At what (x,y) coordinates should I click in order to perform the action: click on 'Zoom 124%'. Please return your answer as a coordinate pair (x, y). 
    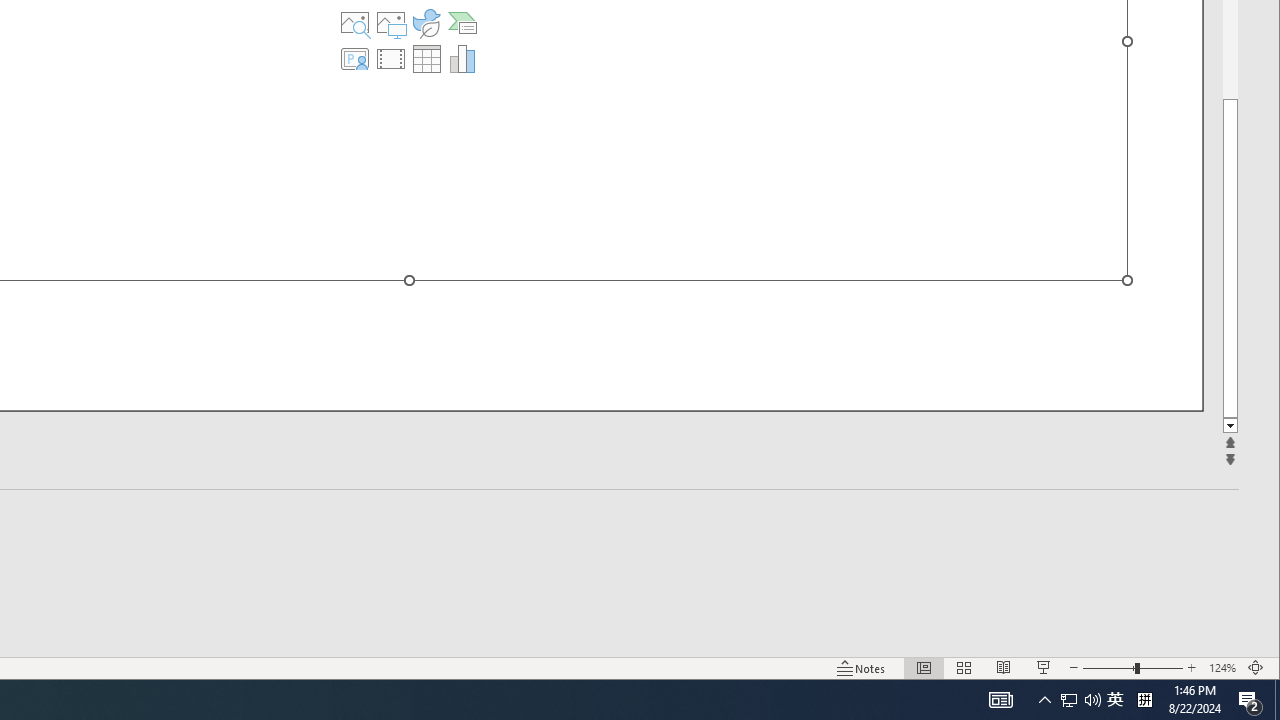
    Looking at the image, I should click on (1221, 668).